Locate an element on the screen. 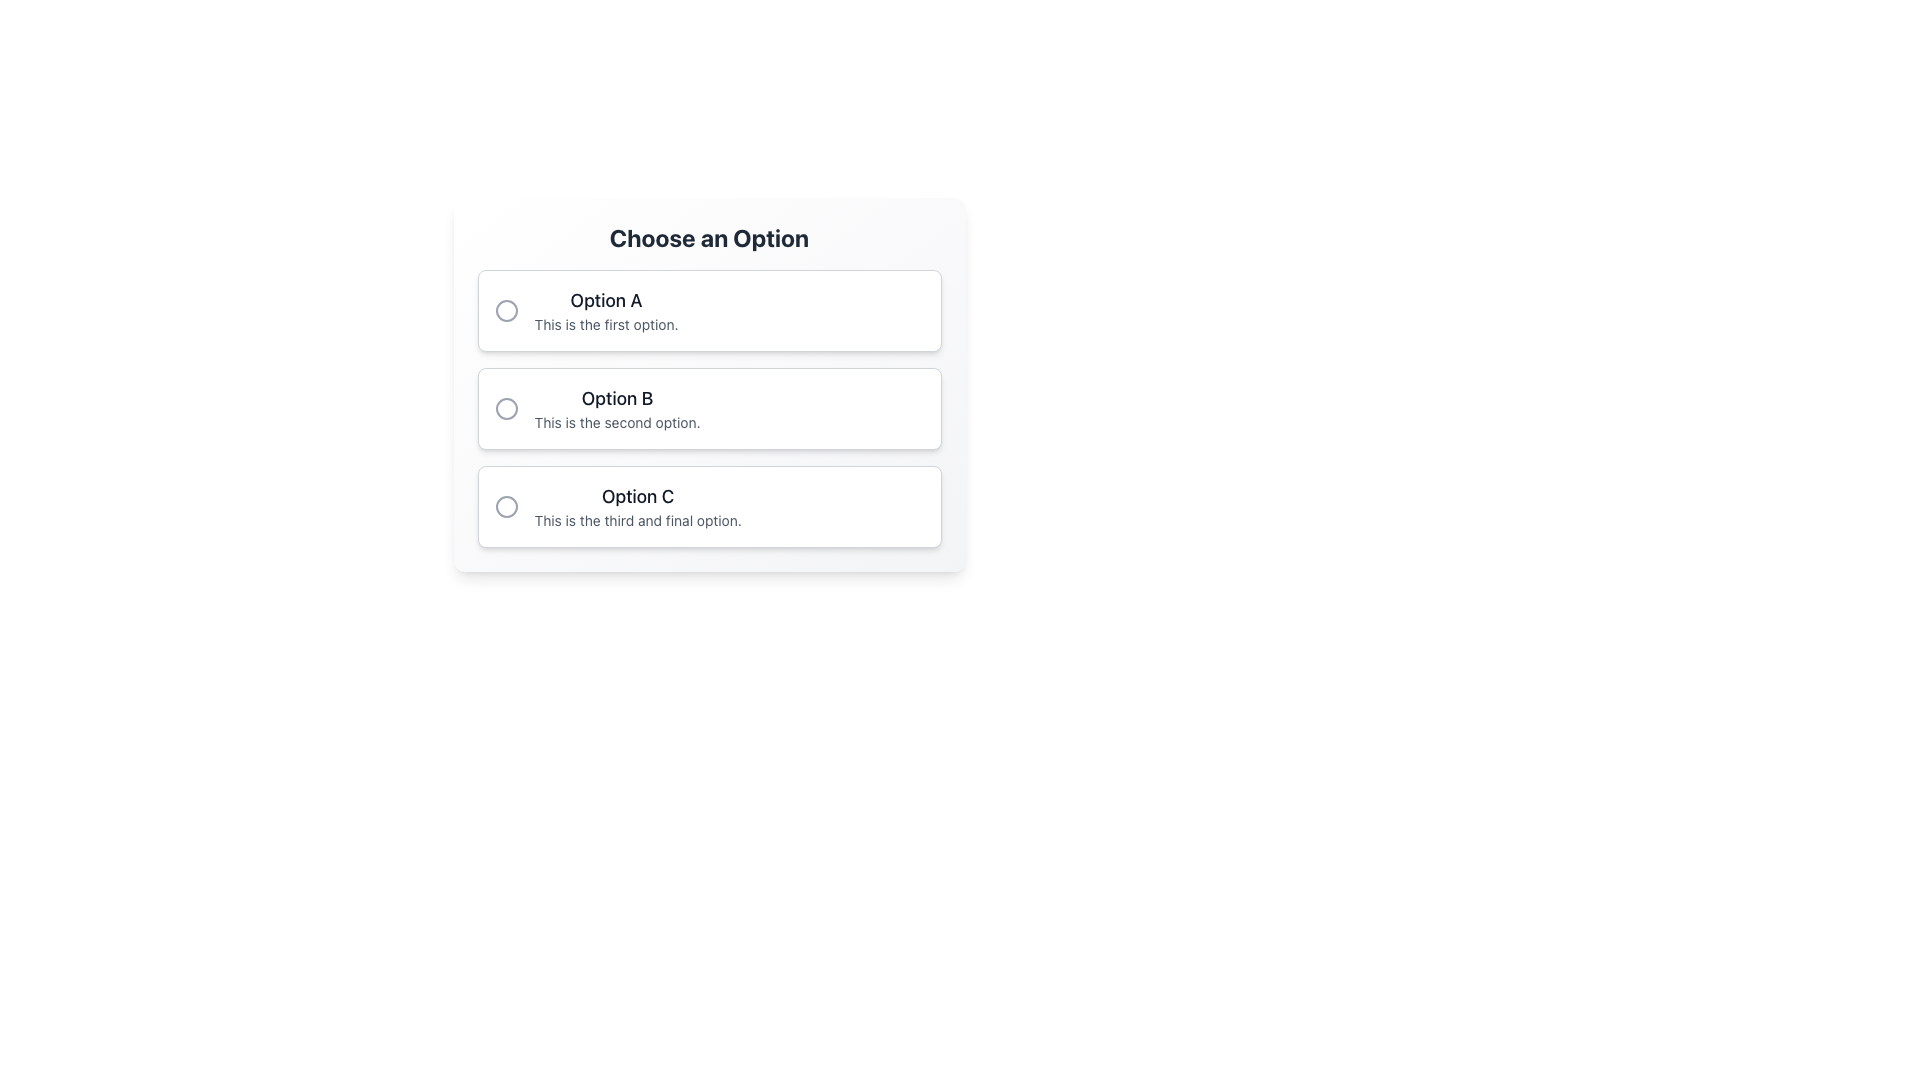 This screenshot has height=1080, width=1920. the circular icon with a gray outline and transparent interior, located to the left of the 'Option C' block is located at coordinates (506, 505).